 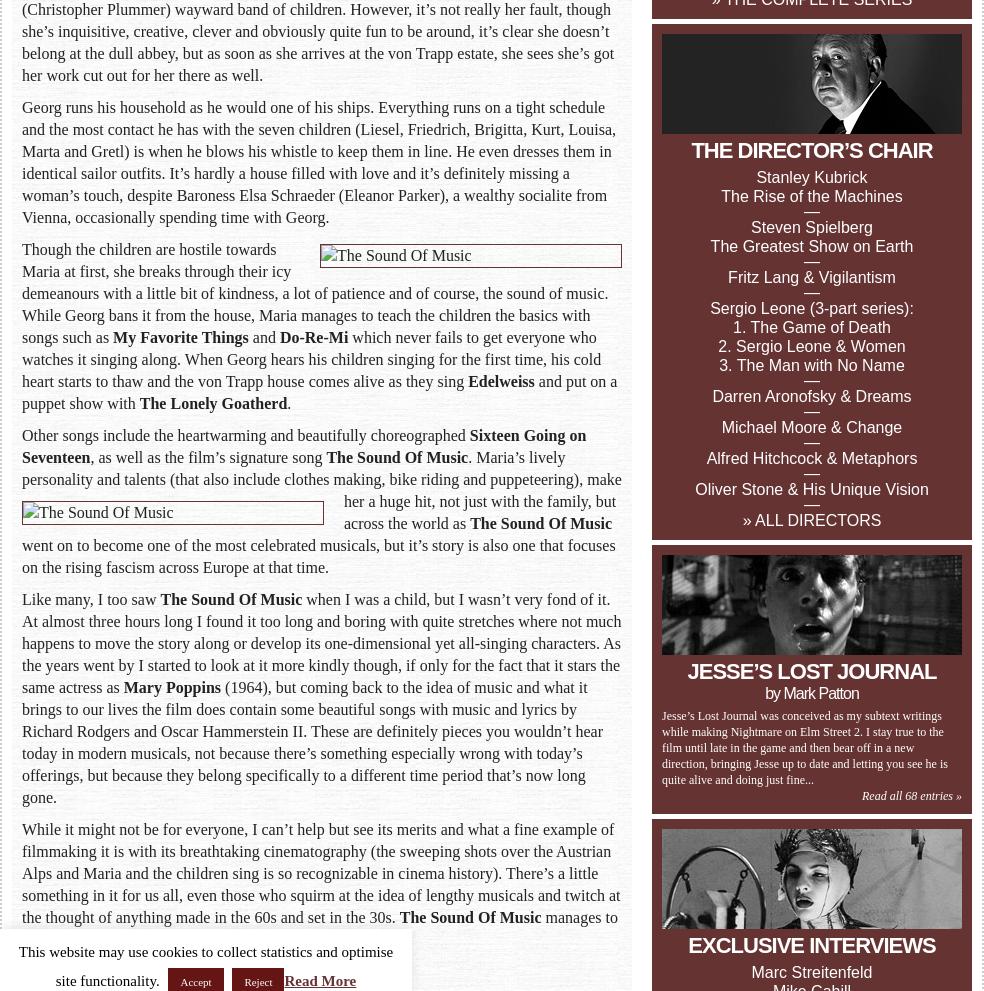 I want to click on '.', so click(x=288, y=402).